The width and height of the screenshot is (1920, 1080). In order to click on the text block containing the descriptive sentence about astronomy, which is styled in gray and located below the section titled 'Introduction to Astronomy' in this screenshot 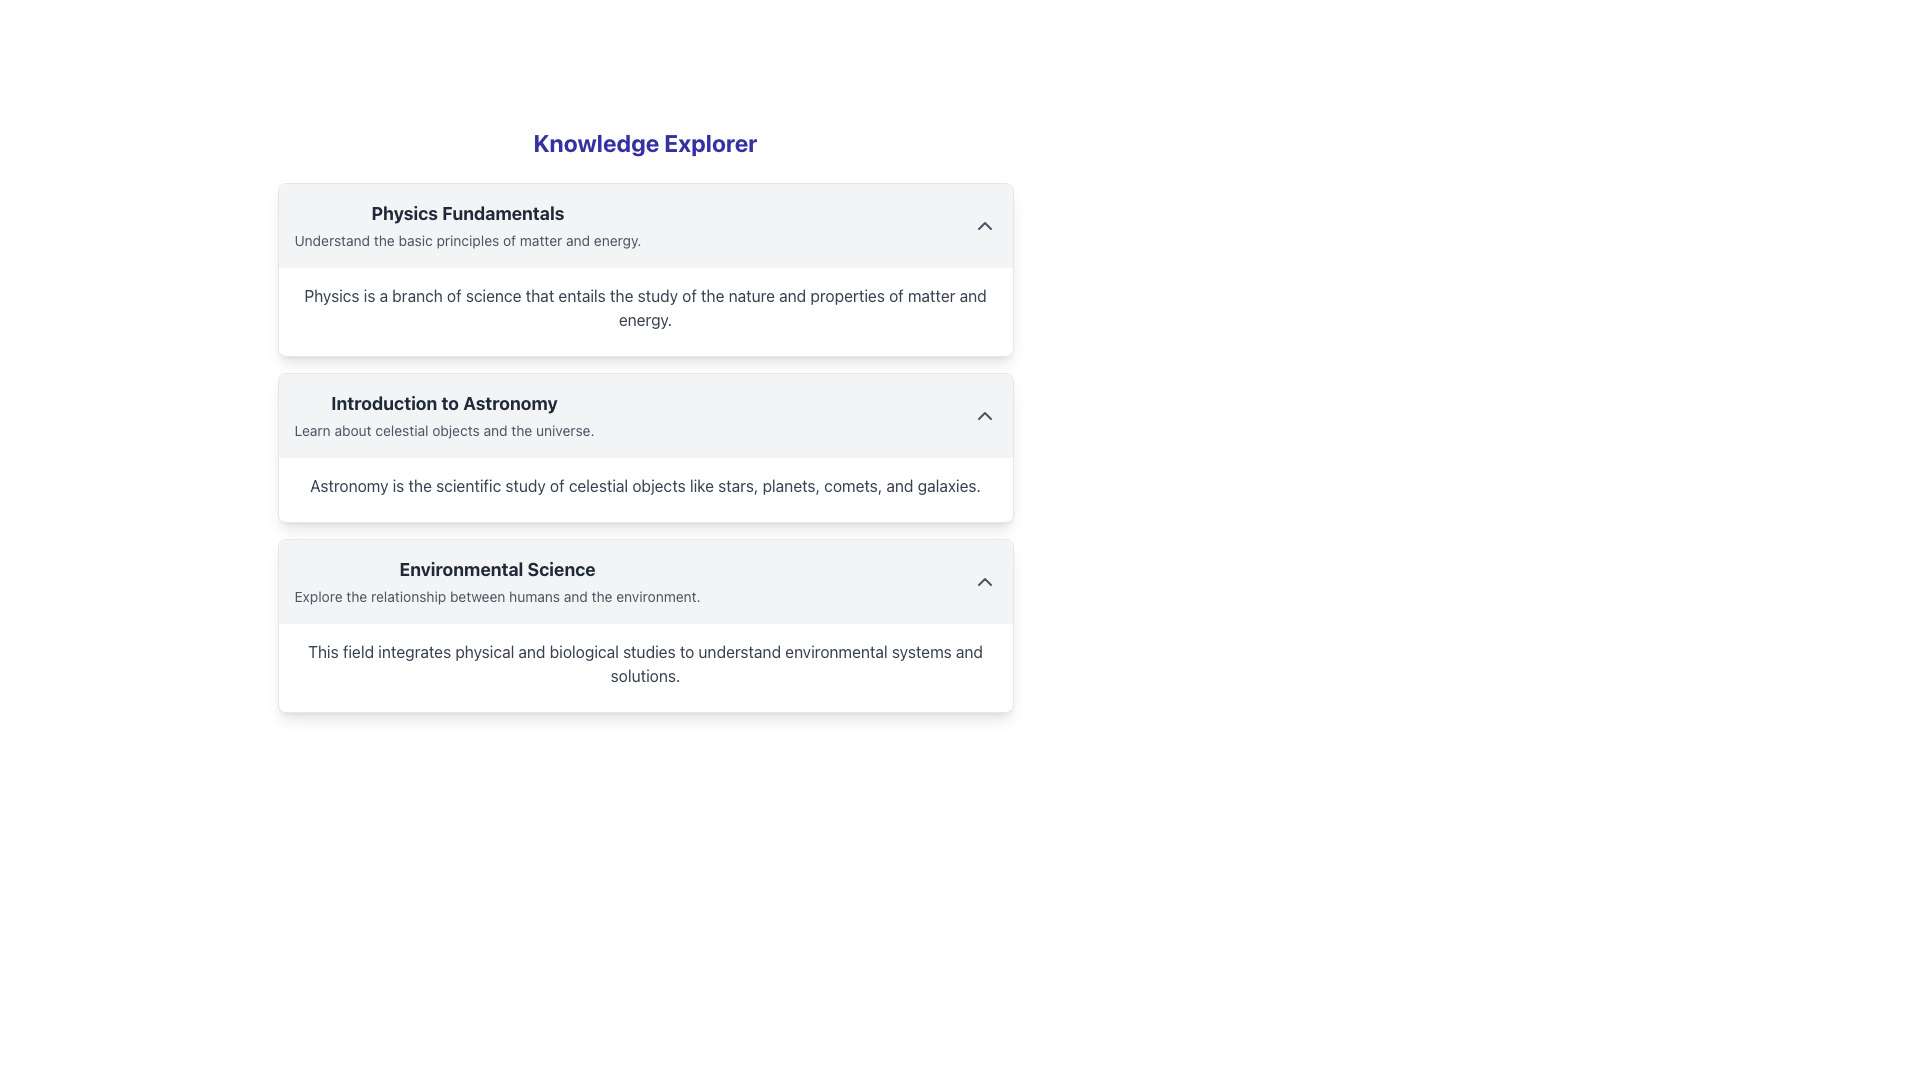, I will do `click(645, 486)`.